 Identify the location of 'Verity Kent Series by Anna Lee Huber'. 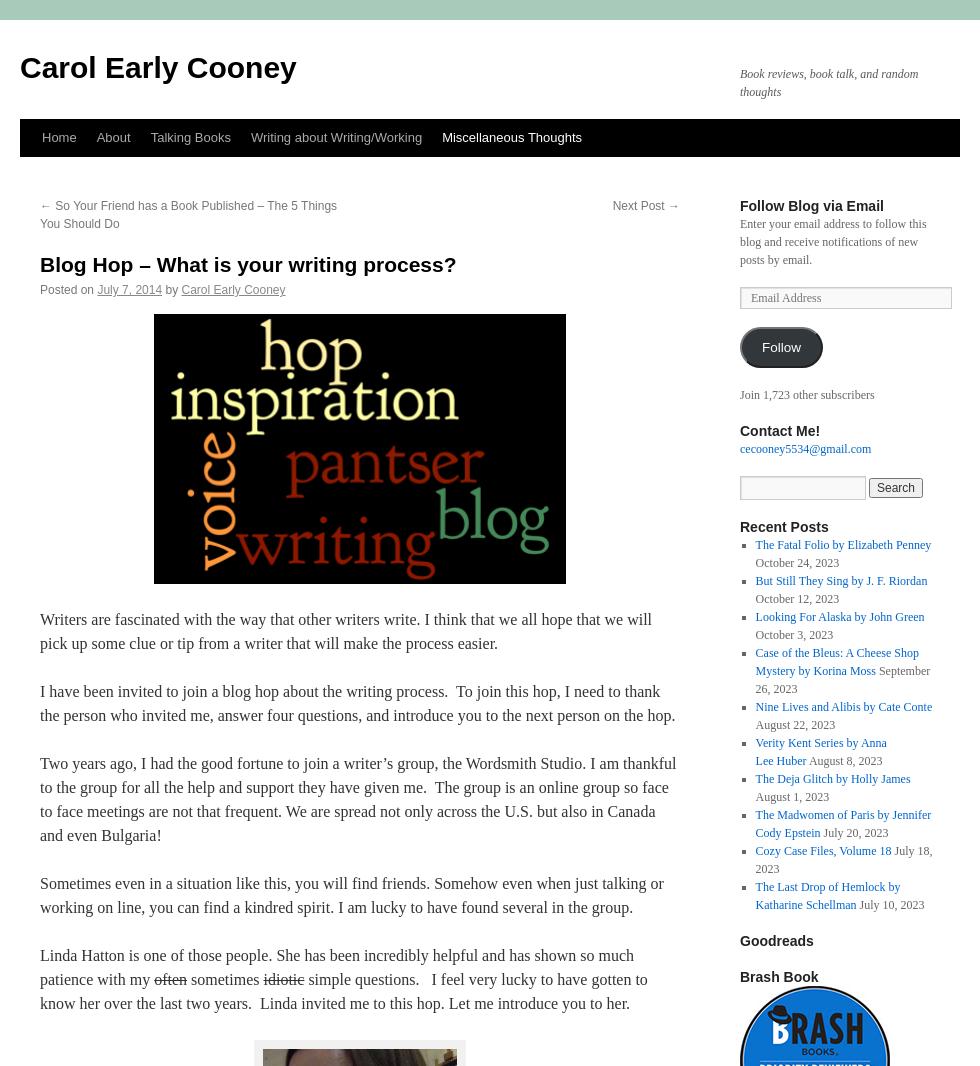
(820, 750).